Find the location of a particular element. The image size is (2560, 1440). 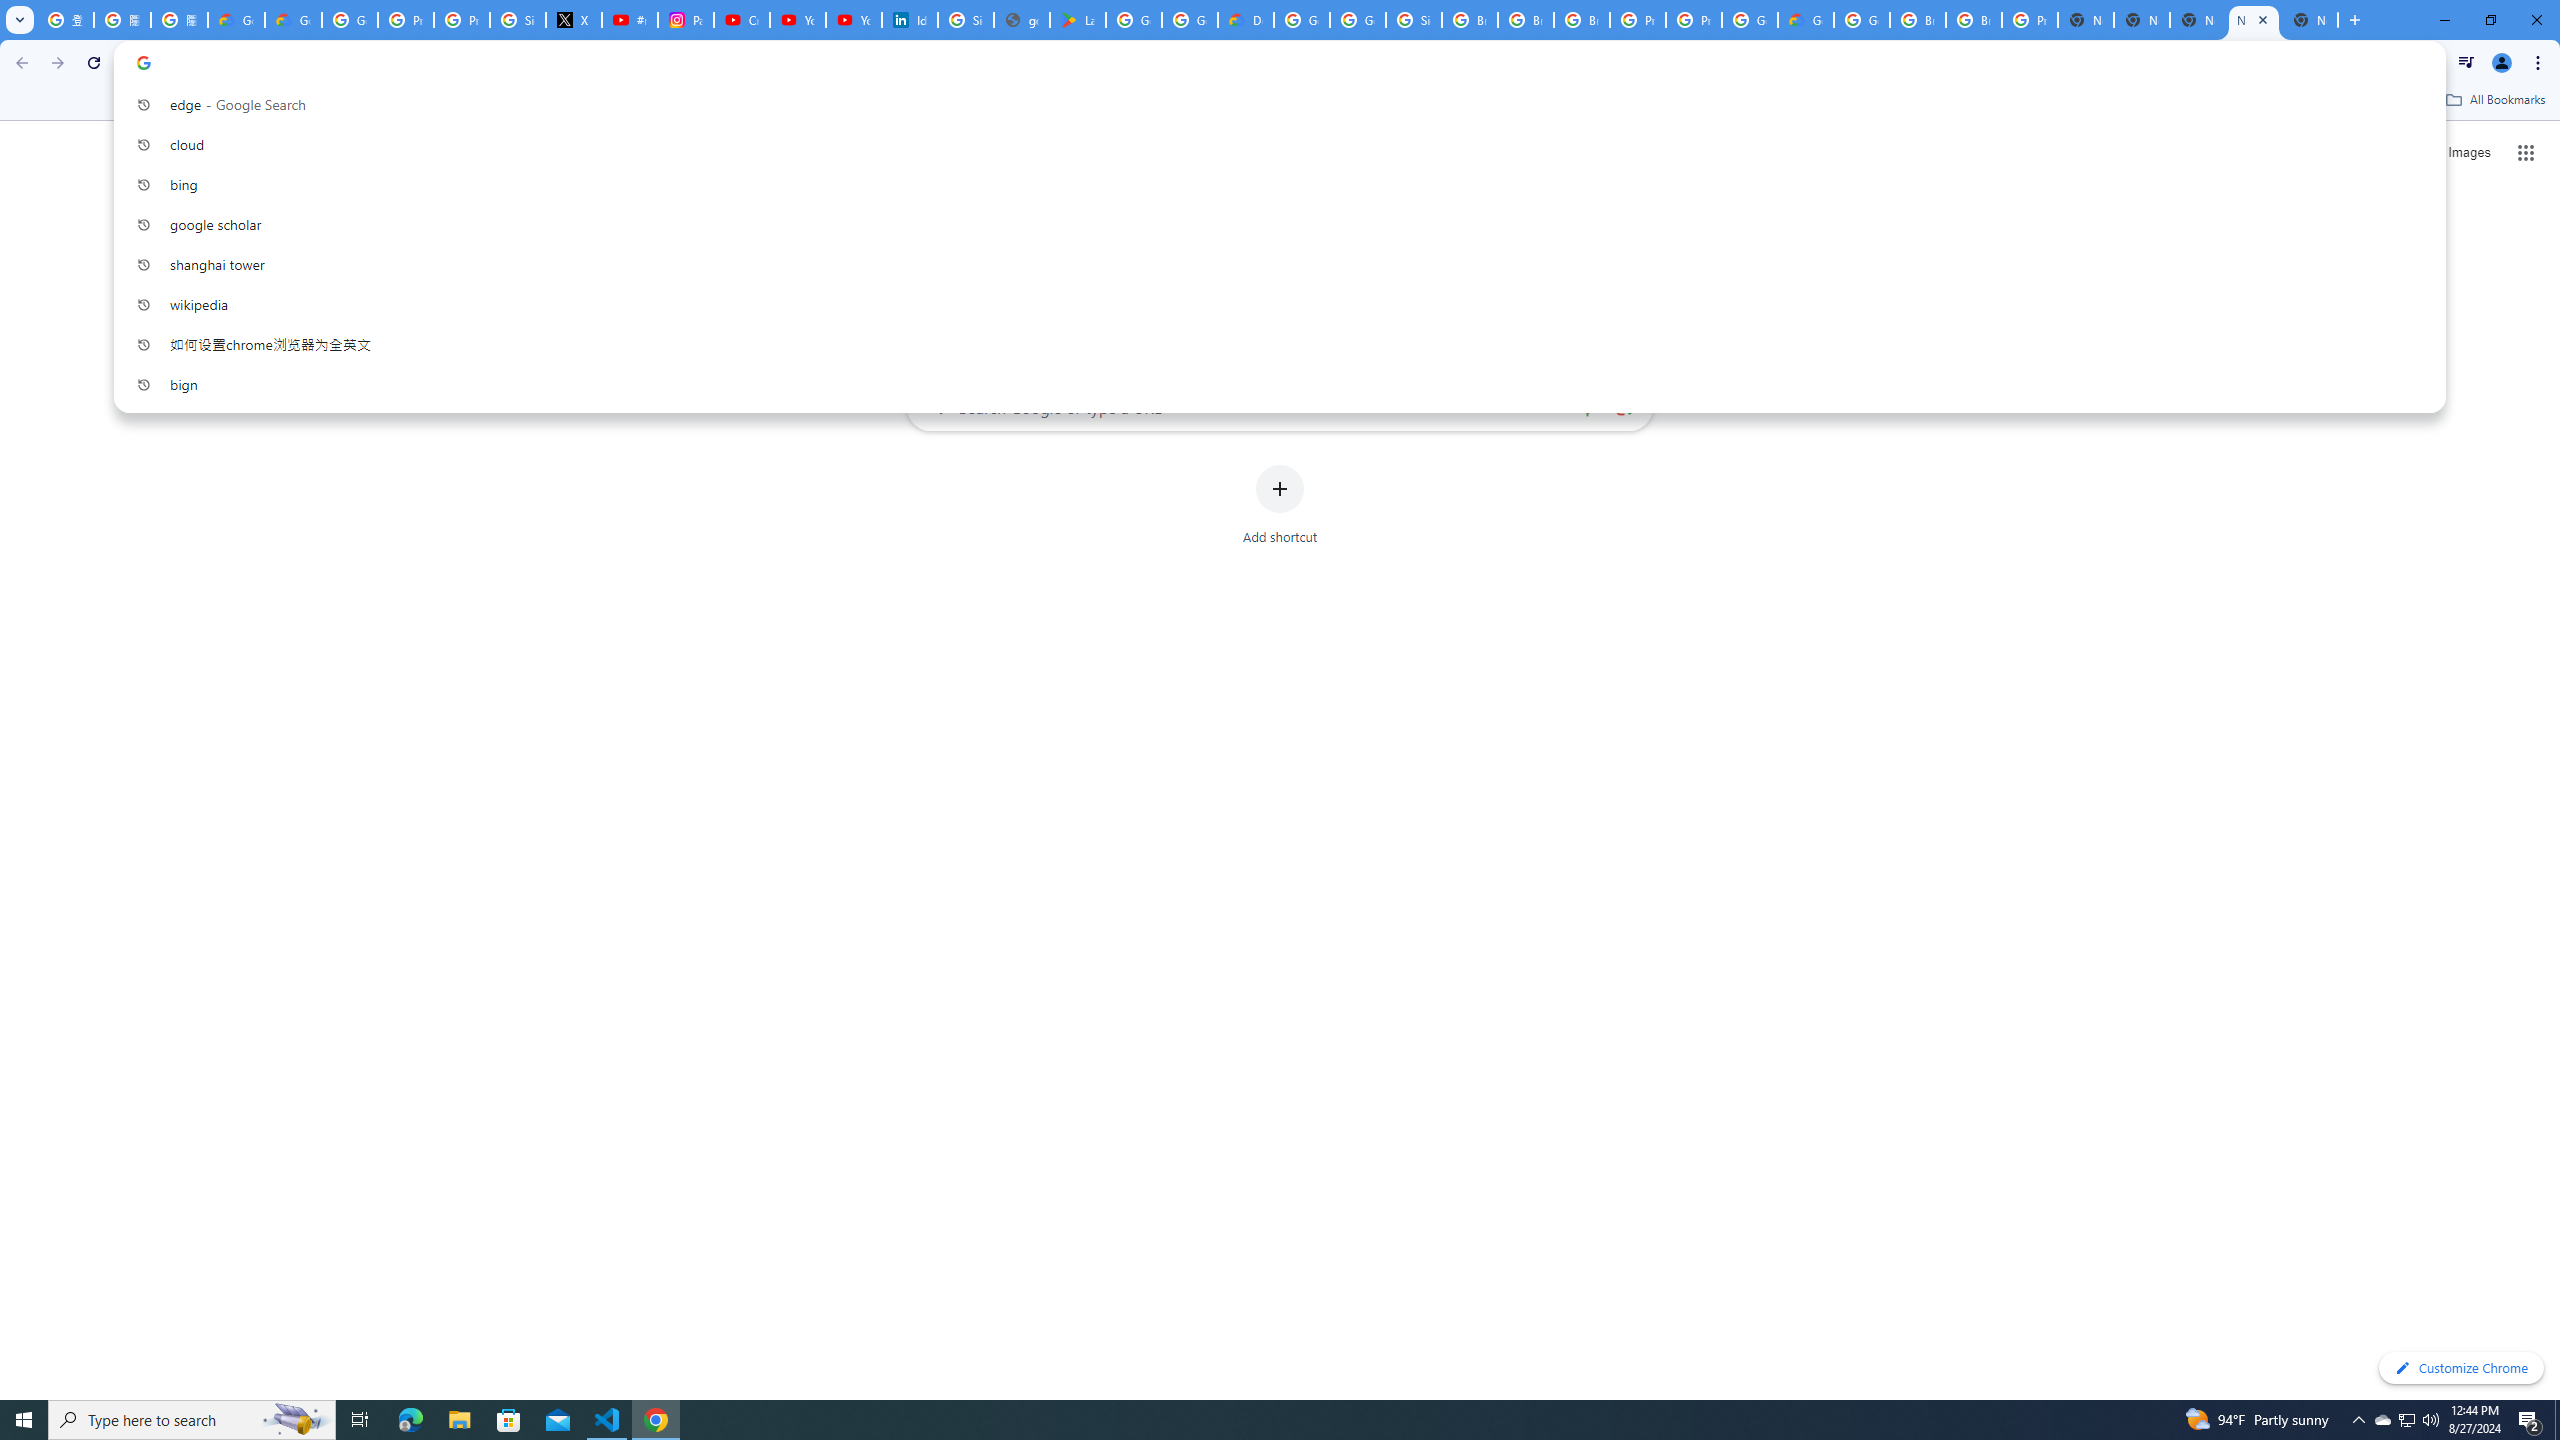

'YouTube Culture & Trends - YouTube Top 10, 2021' is located at coordinates (852, 19).